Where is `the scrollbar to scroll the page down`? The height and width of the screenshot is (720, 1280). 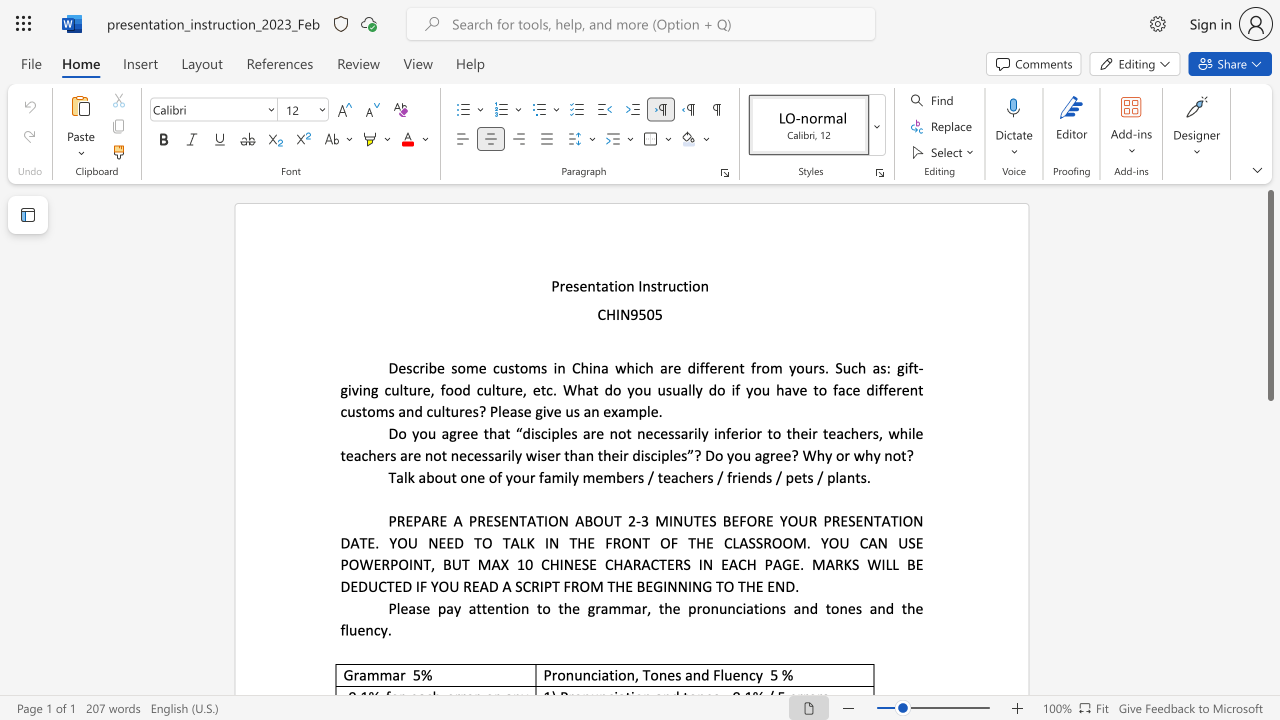
the scrollbar to scroll the page down is located at coordinates (1269, 490).